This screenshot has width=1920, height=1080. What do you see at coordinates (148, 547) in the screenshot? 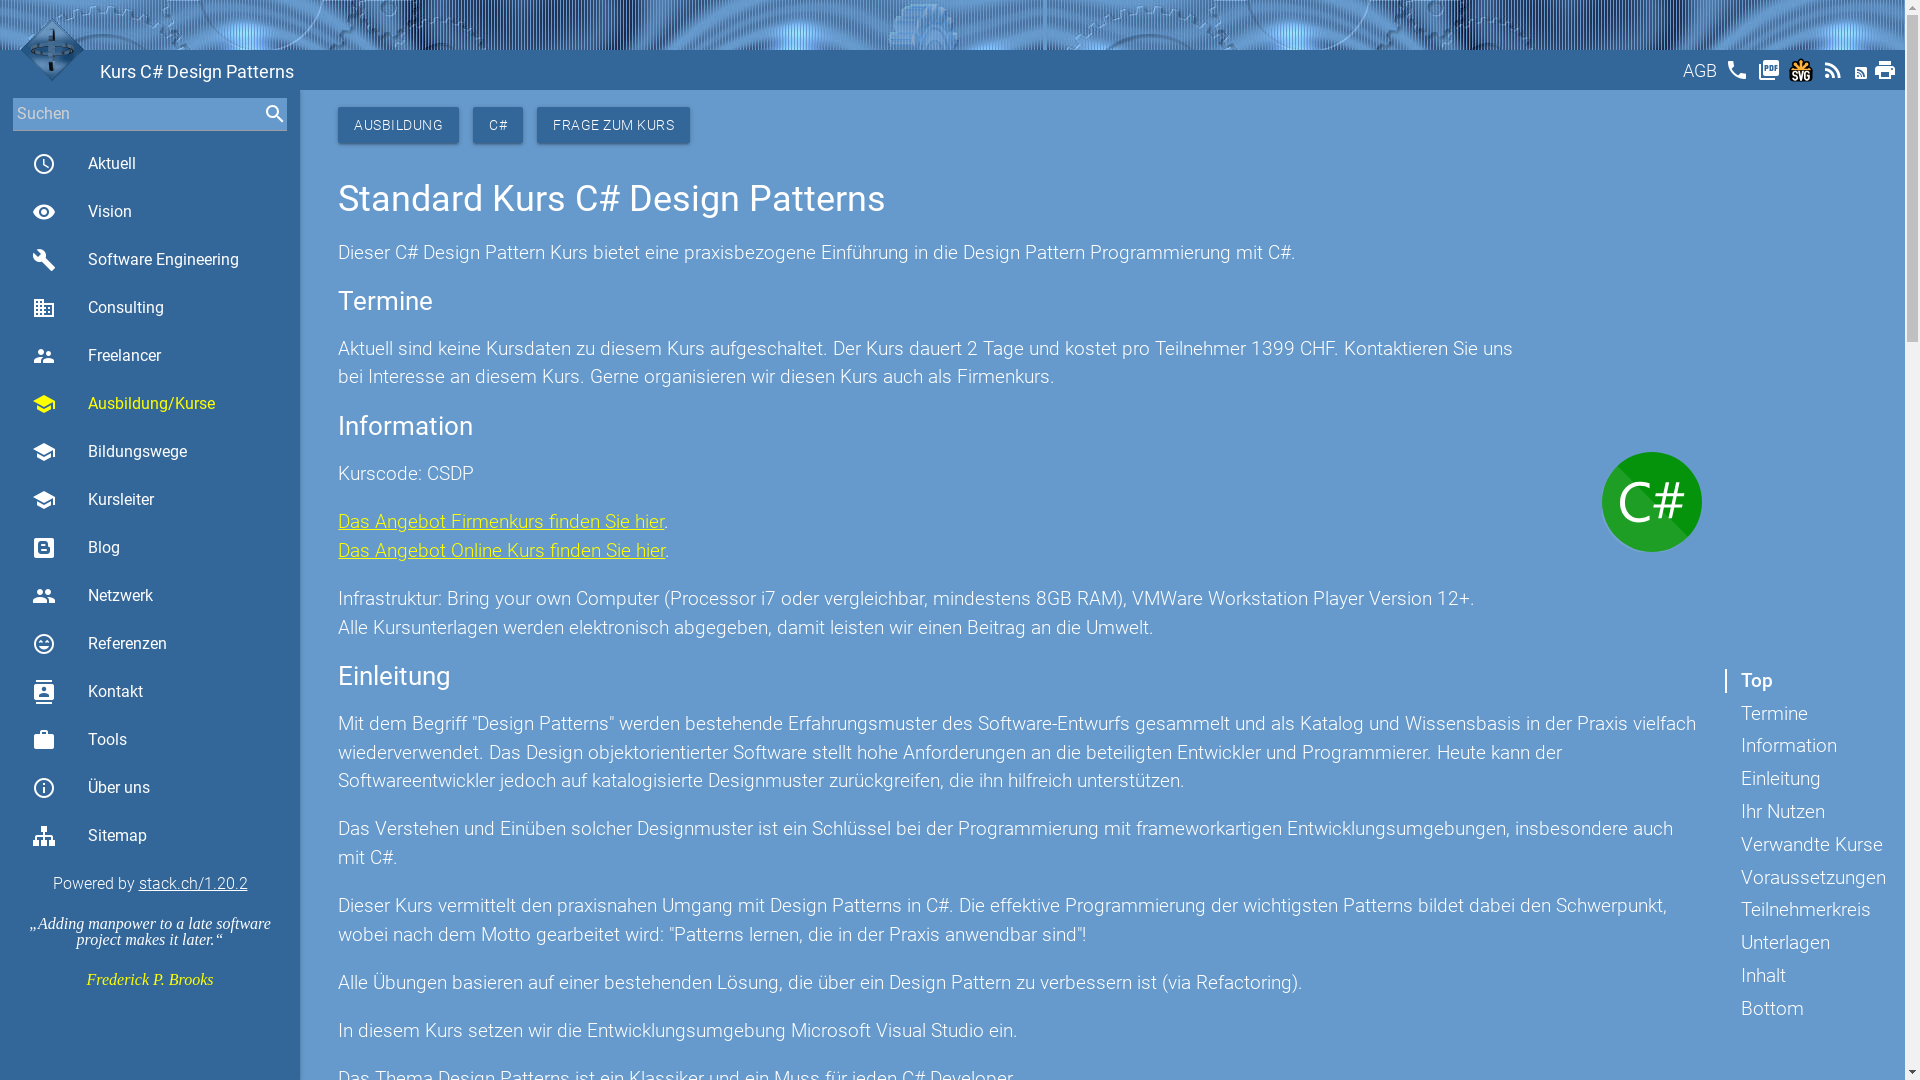
I see `'Blog'` at bounding box center [148, 547].